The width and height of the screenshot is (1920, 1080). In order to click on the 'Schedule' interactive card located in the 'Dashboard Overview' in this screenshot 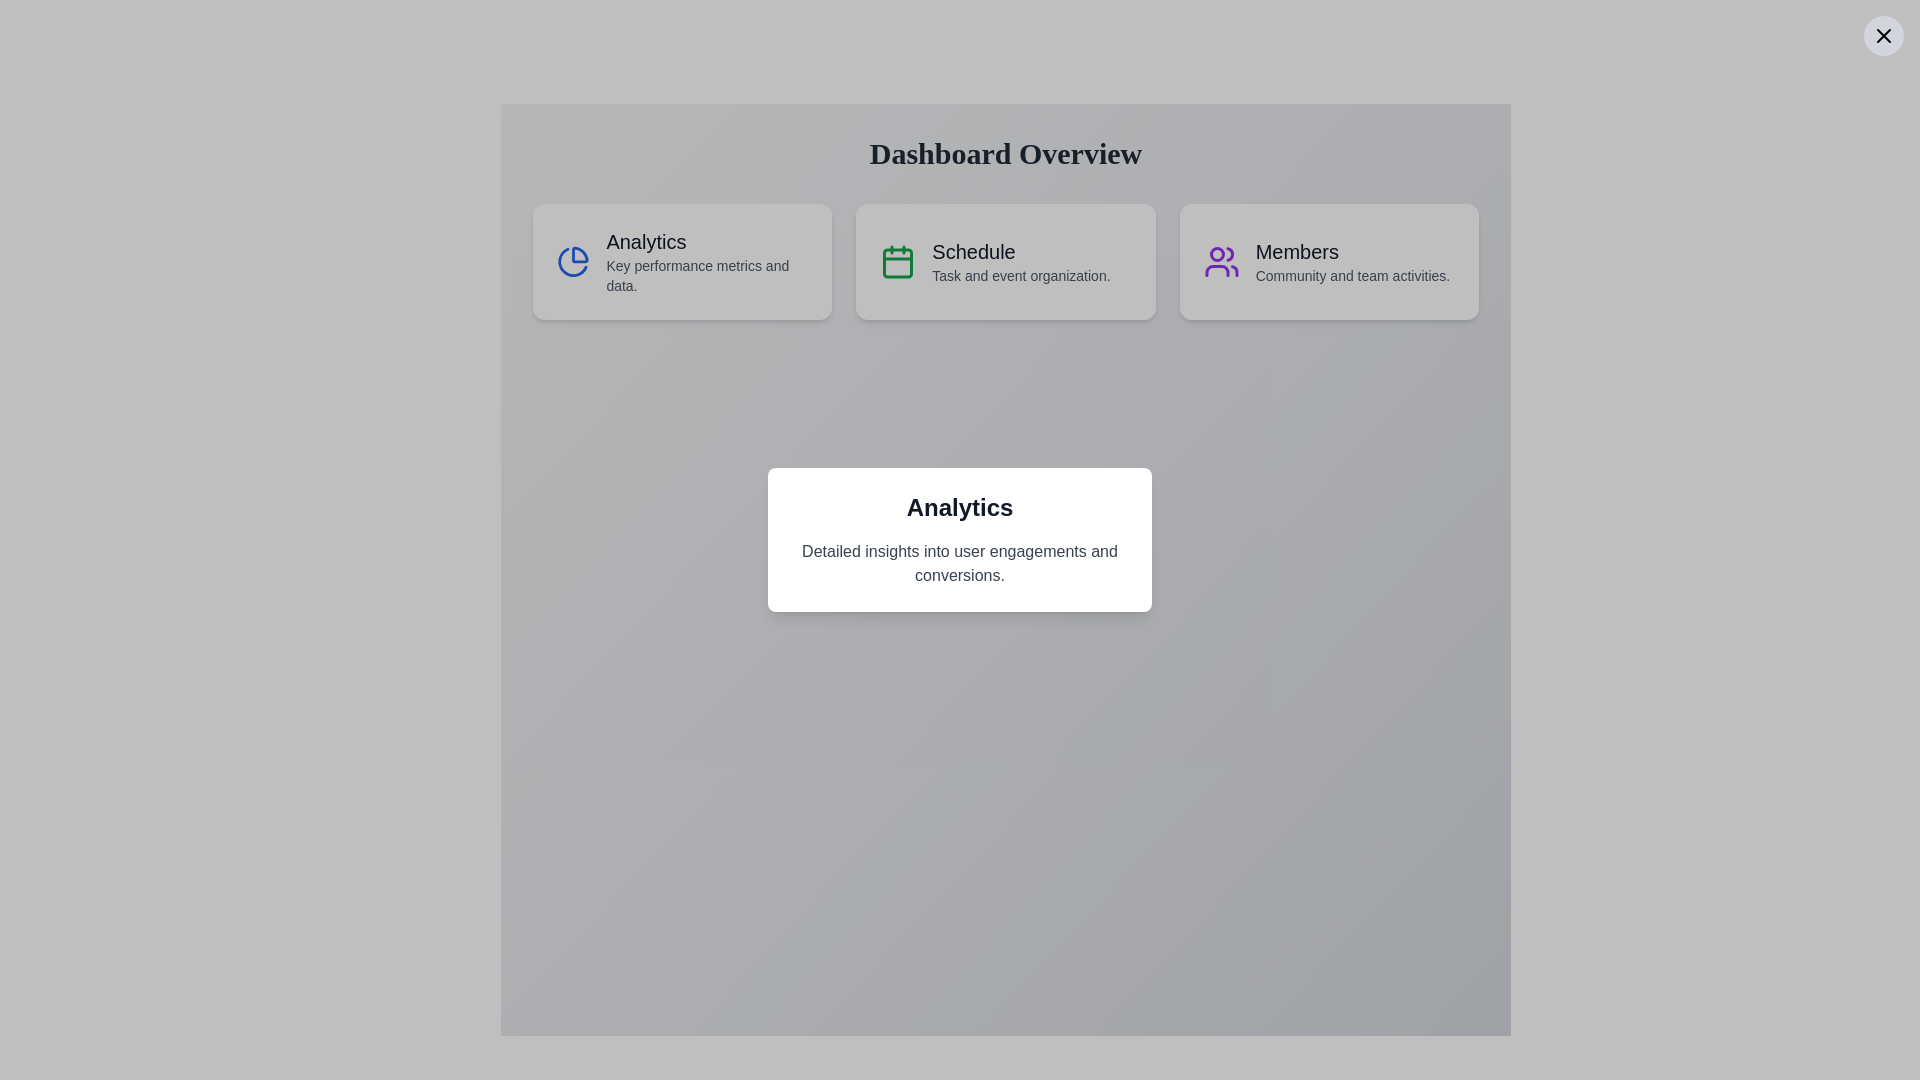, I will do `click(1006, 261)`.